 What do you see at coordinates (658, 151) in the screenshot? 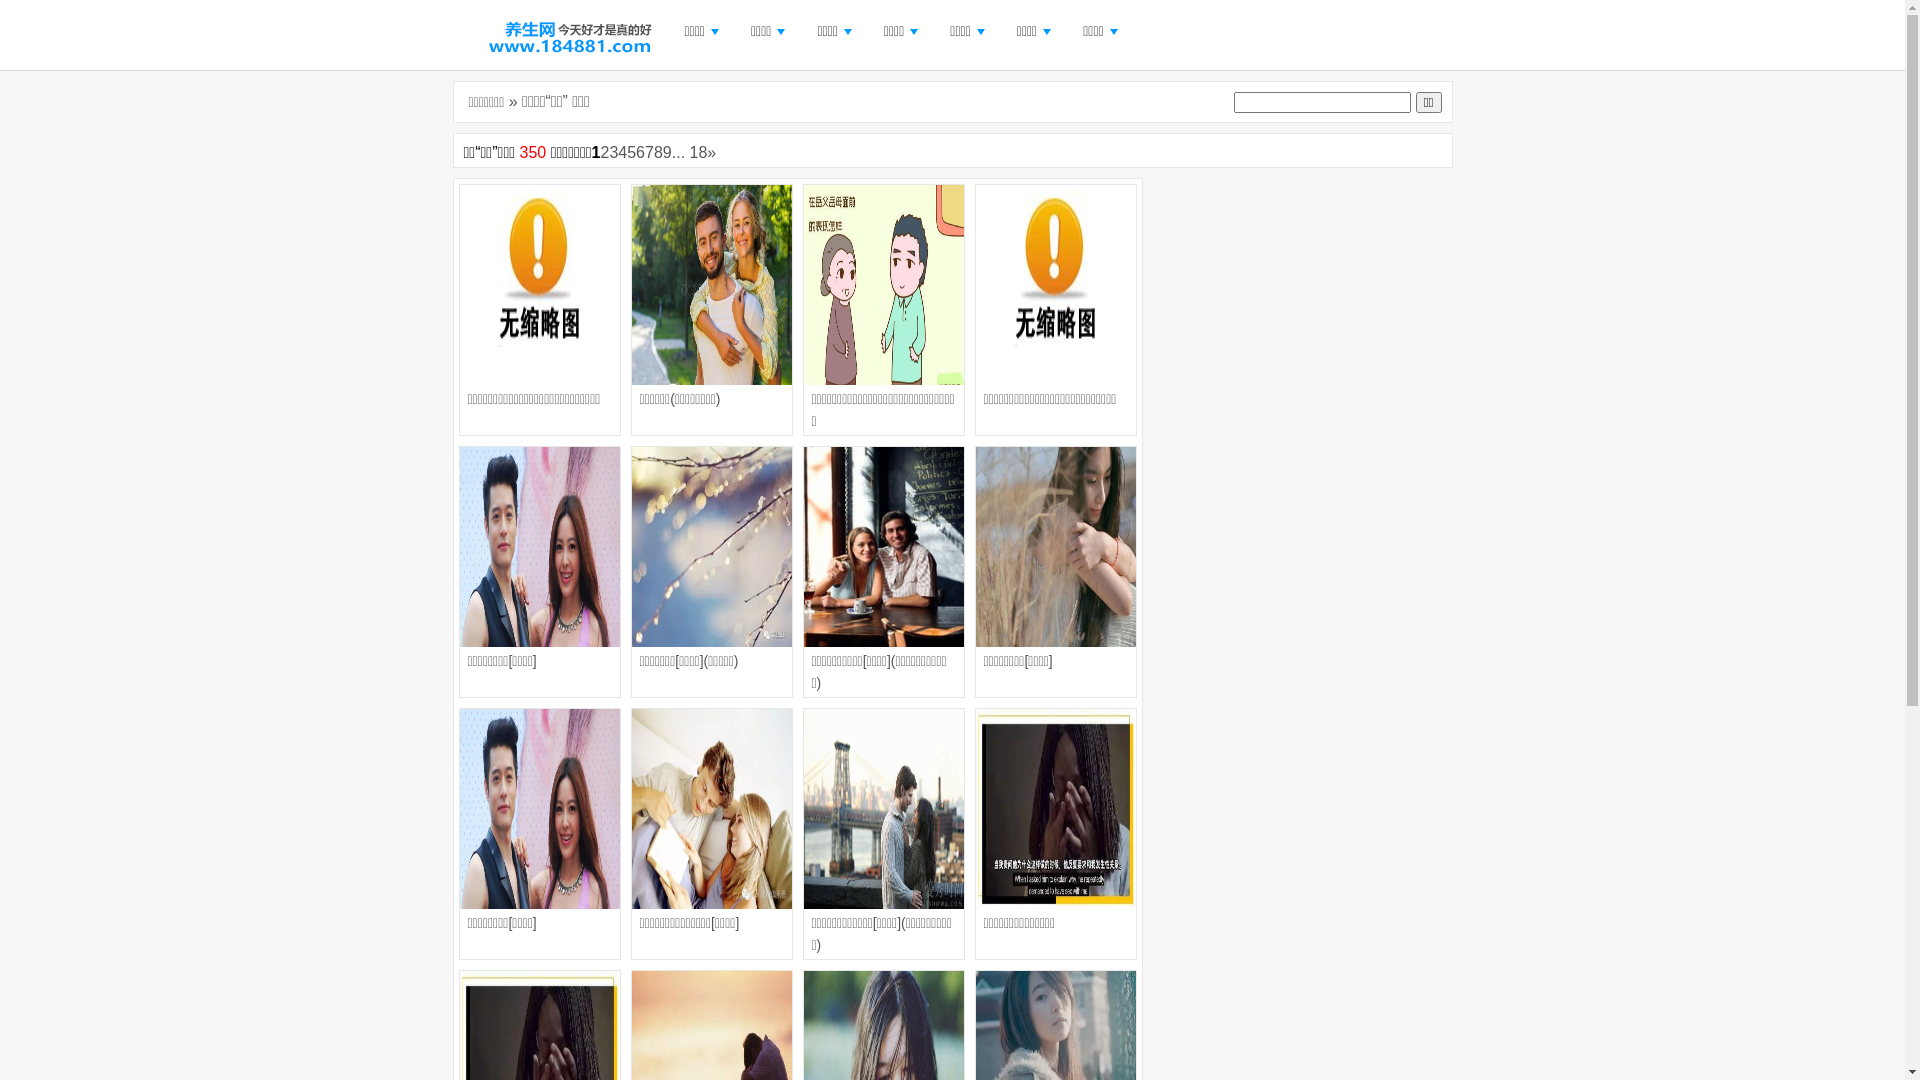
I see `'8'` at bounding box center [658, 151].